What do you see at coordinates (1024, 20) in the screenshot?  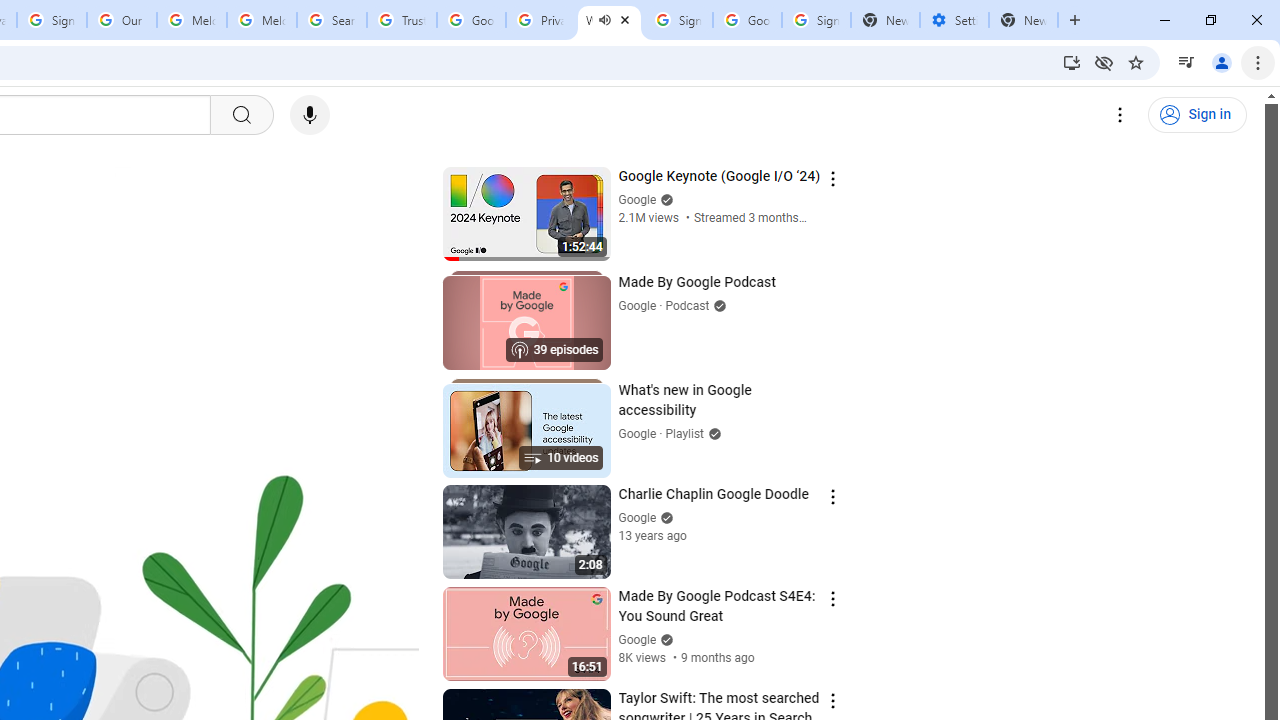 I see `'New Tab'` at bounding box center [1024, 20].